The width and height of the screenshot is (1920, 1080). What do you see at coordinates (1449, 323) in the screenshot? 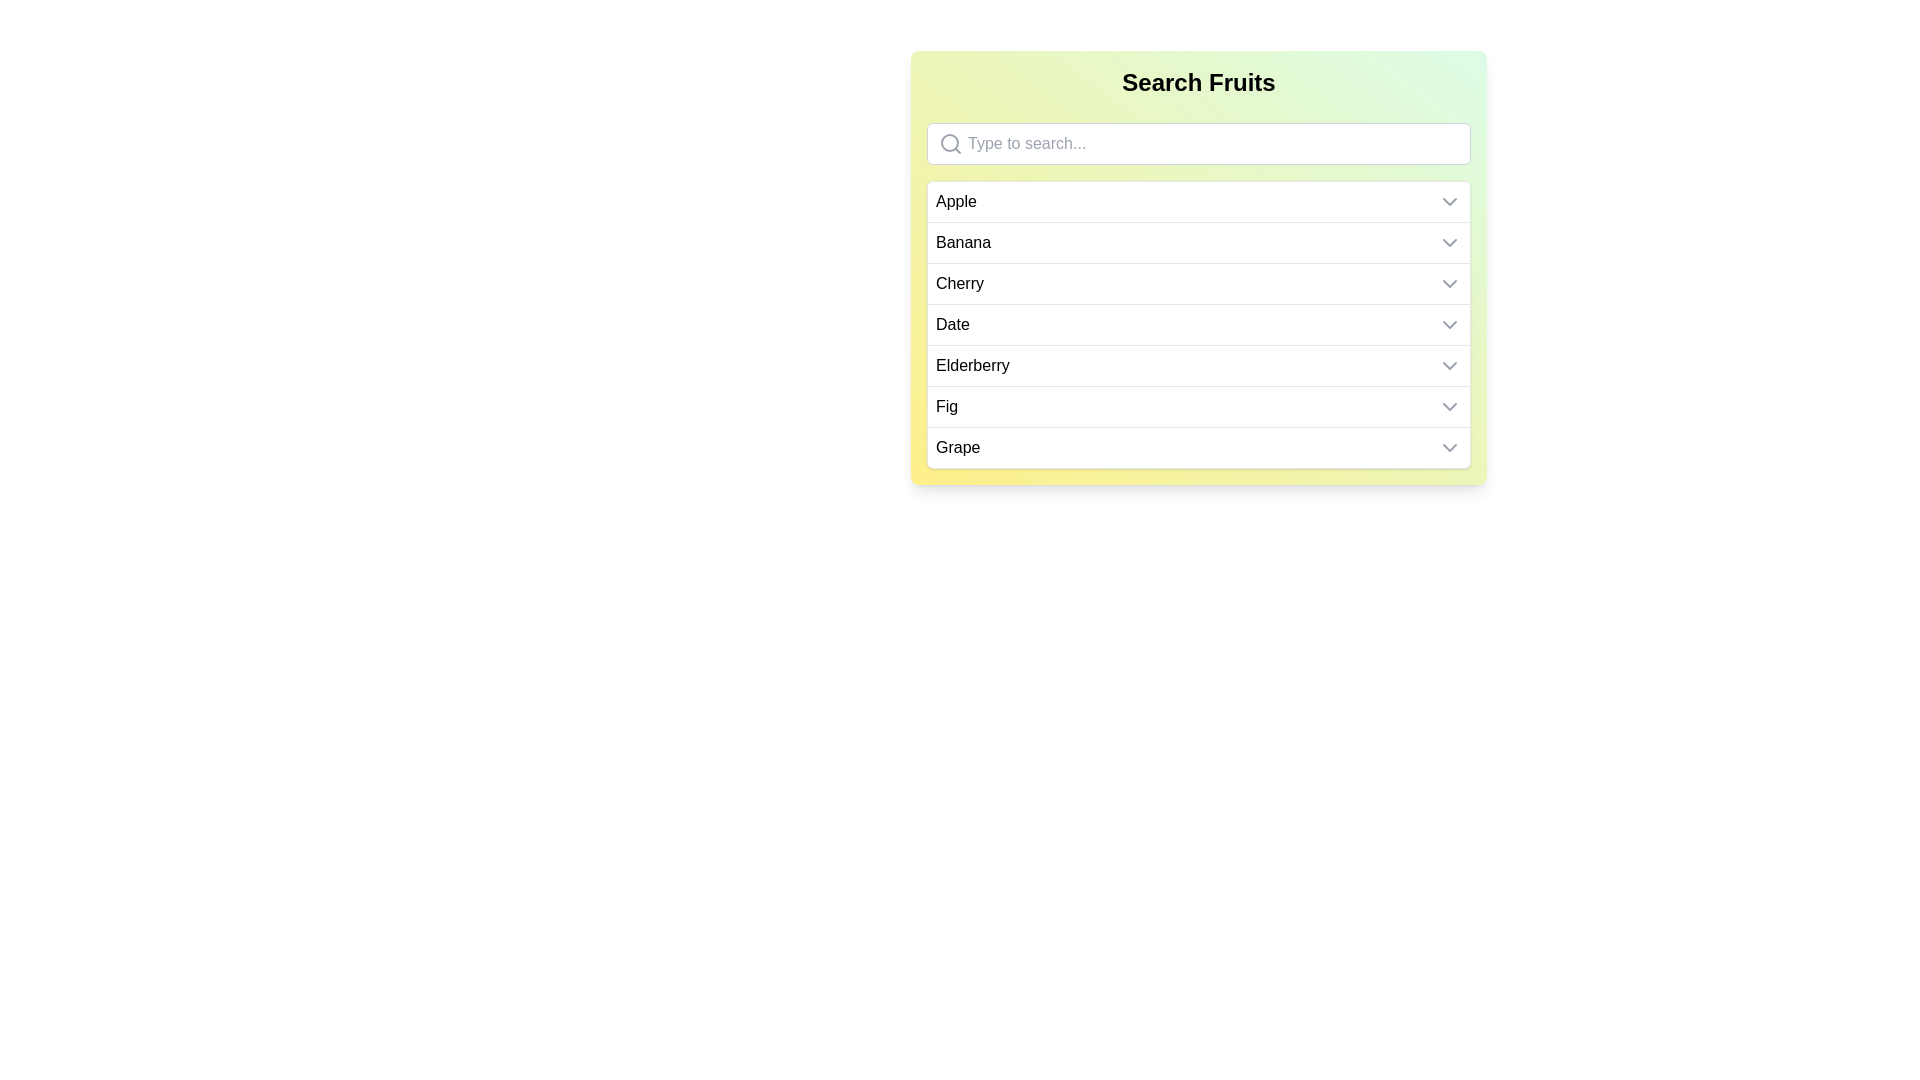
I see `the Dropdown toggle icon located on the far right side of the 'Date' row` at bounding box center [1449, 323].